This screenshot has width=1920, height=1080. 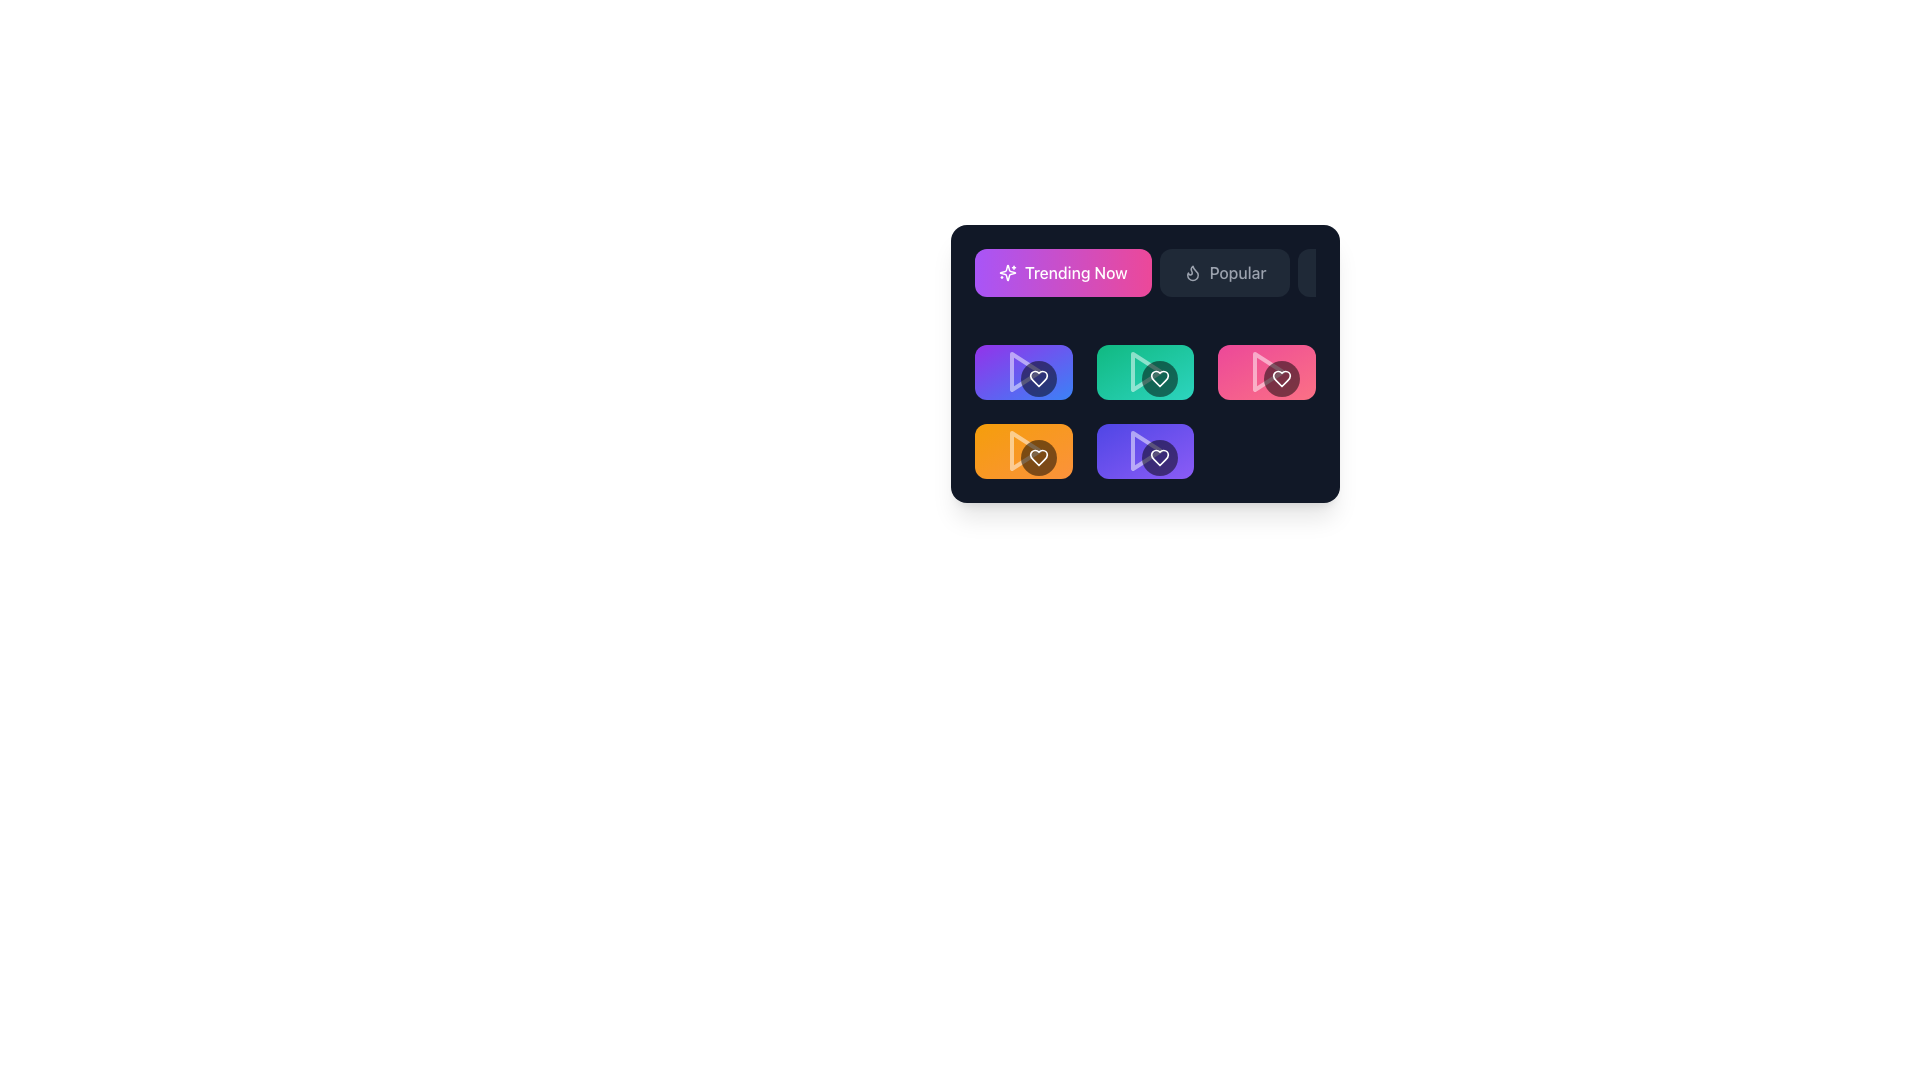 I want to click on the hollow bookmark icon located in the rightmost pink card of the media grid under the 'Trending Now' and 'Popular' tabs, so click(x=1320, y=363).